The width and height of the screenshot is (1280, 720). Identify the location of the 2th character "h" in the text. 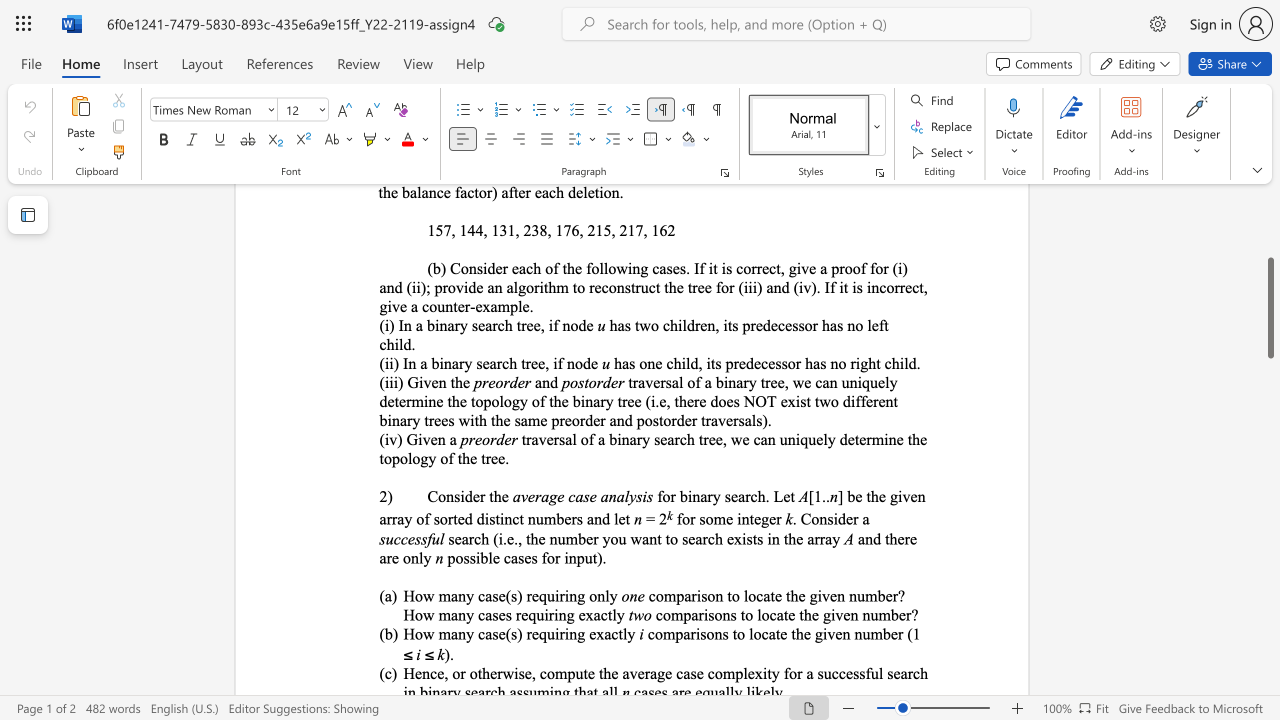
(915, 438).